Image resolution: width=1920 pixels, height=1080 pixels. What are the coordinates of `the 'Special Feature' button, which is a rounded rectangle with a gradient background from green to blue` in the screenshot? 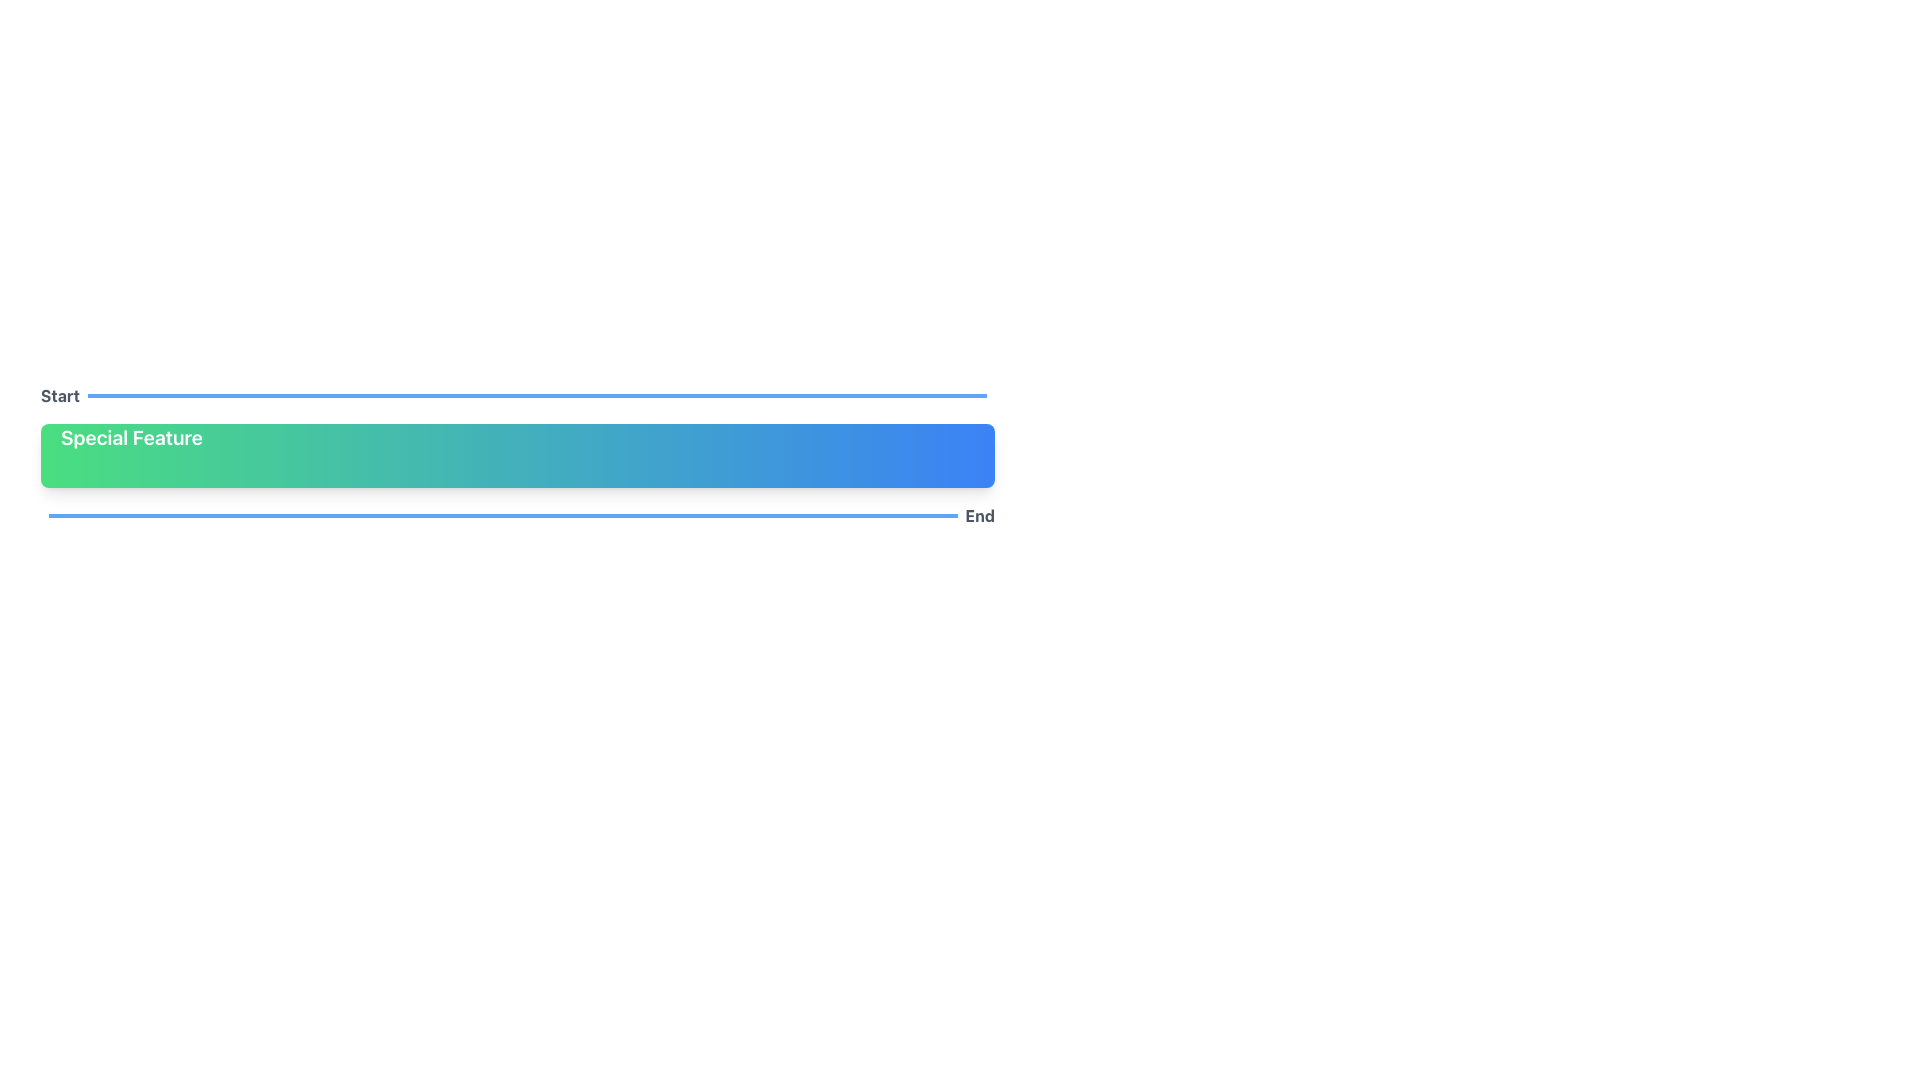 It's located at (518, 455).